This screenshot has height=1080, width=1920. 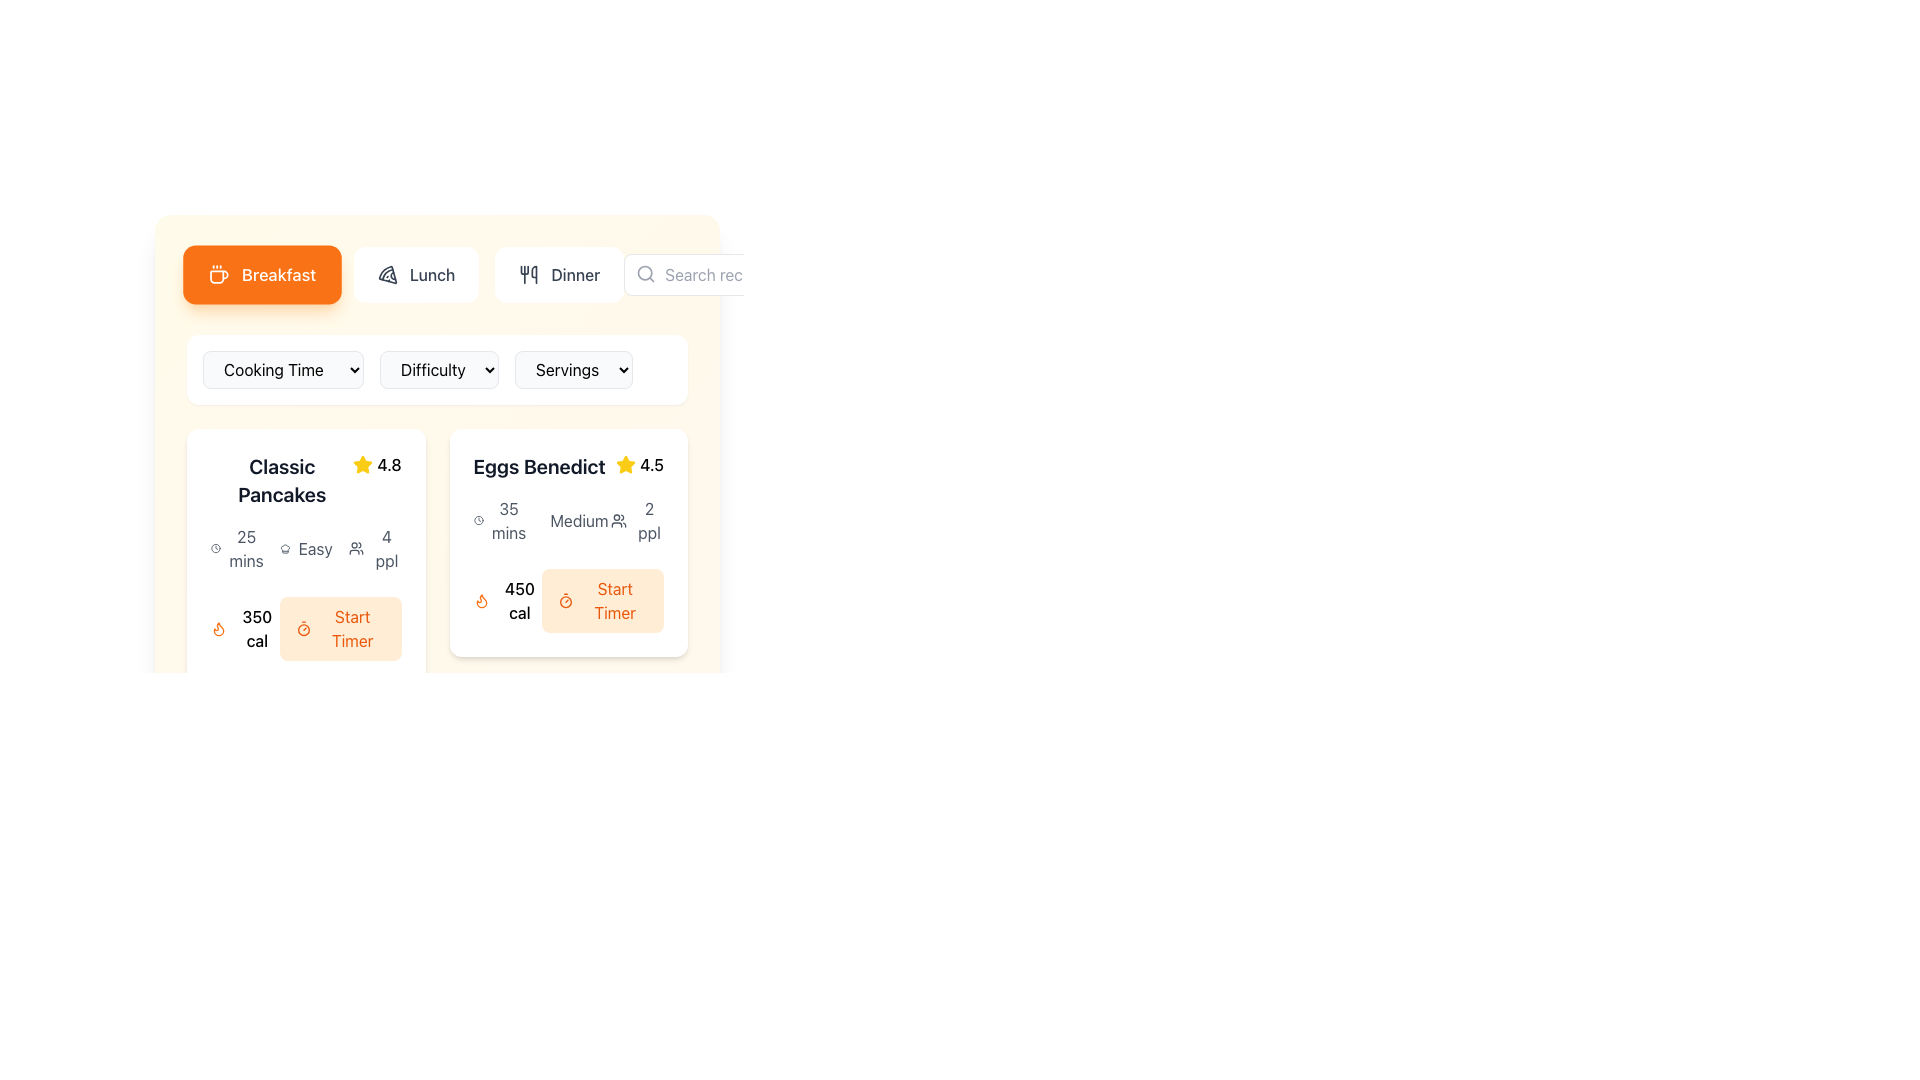 I want to click on the visual appearance of the yellow five-pointed star icon located in front of the numerical rating '4.6' on the 'Classic Pancakes' card, so click(x=363, y=744).